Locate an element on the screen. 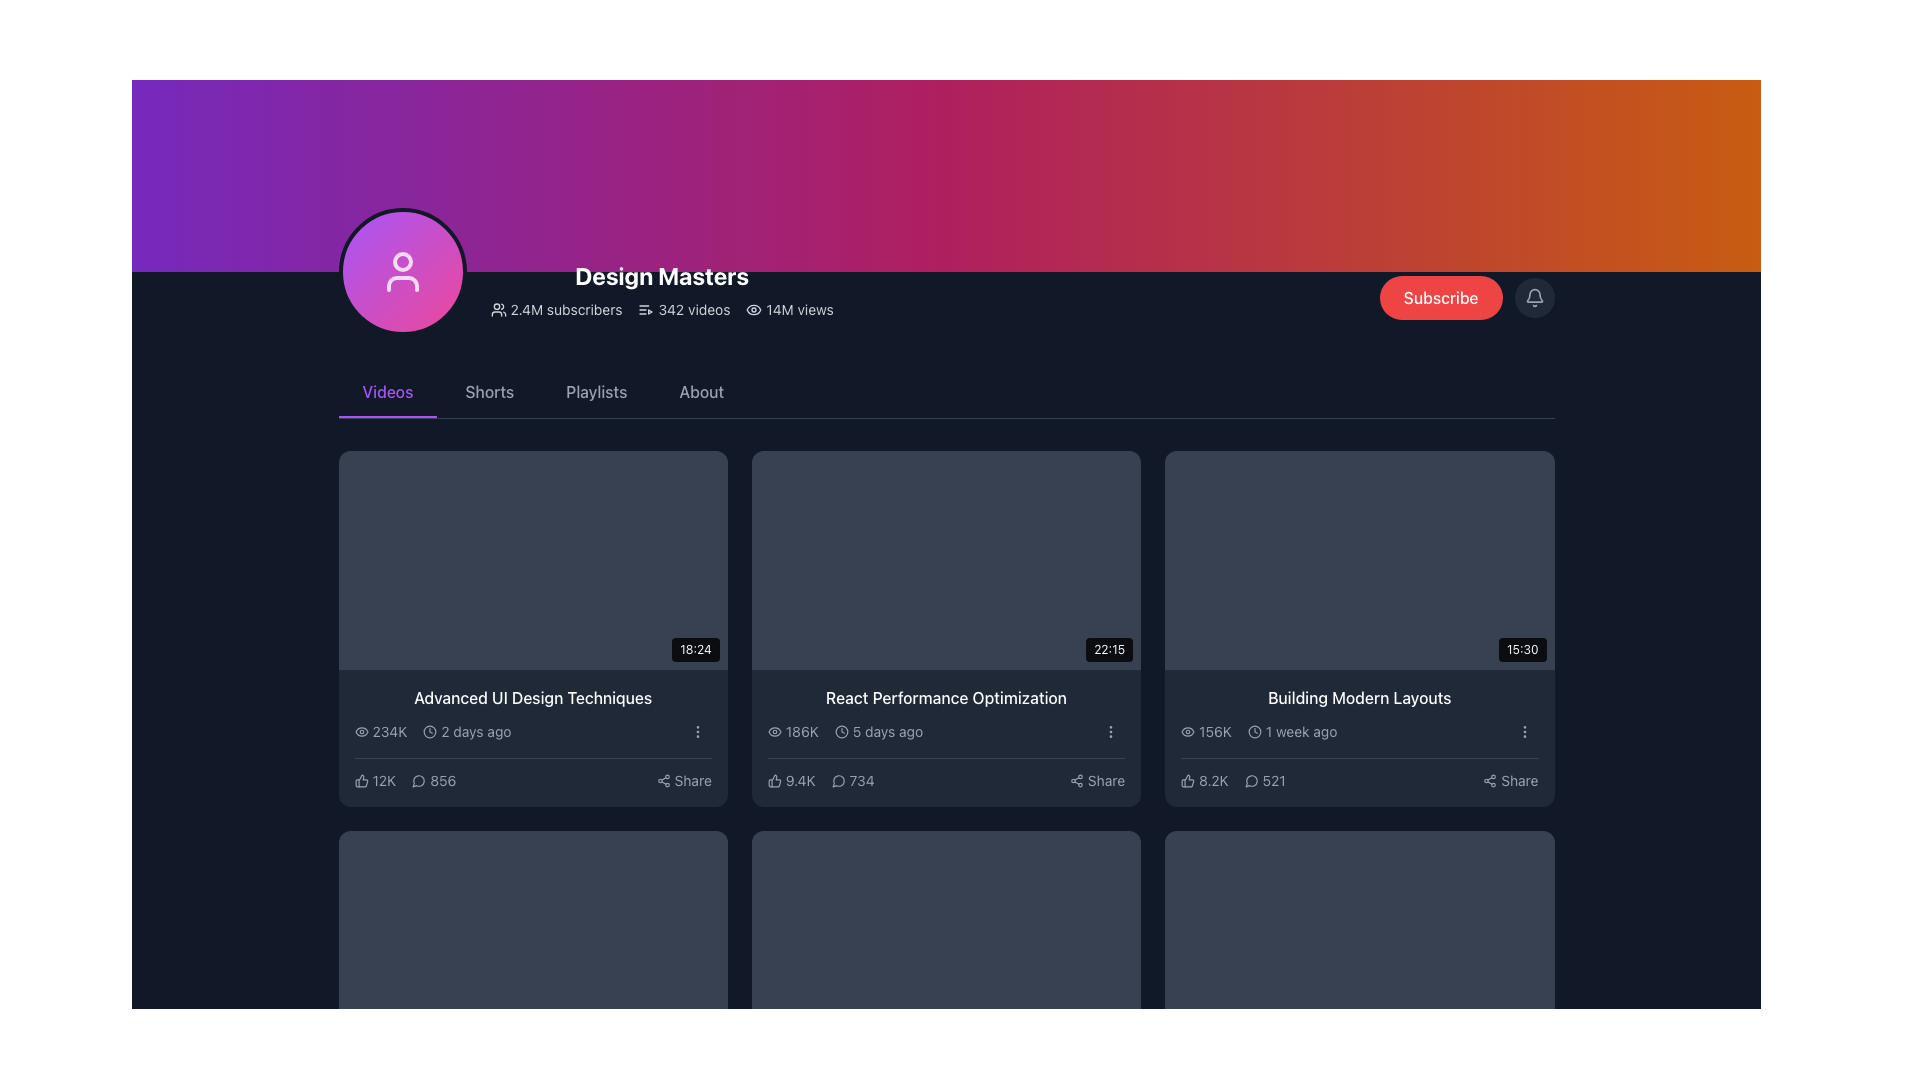 The height and width of the screenshot is (1080, 1920). the 'like' icon button located in the video interaction panel below the video titled 'Building Modern Layouts' to express approval for the content is located at coordinates (1188, 779).